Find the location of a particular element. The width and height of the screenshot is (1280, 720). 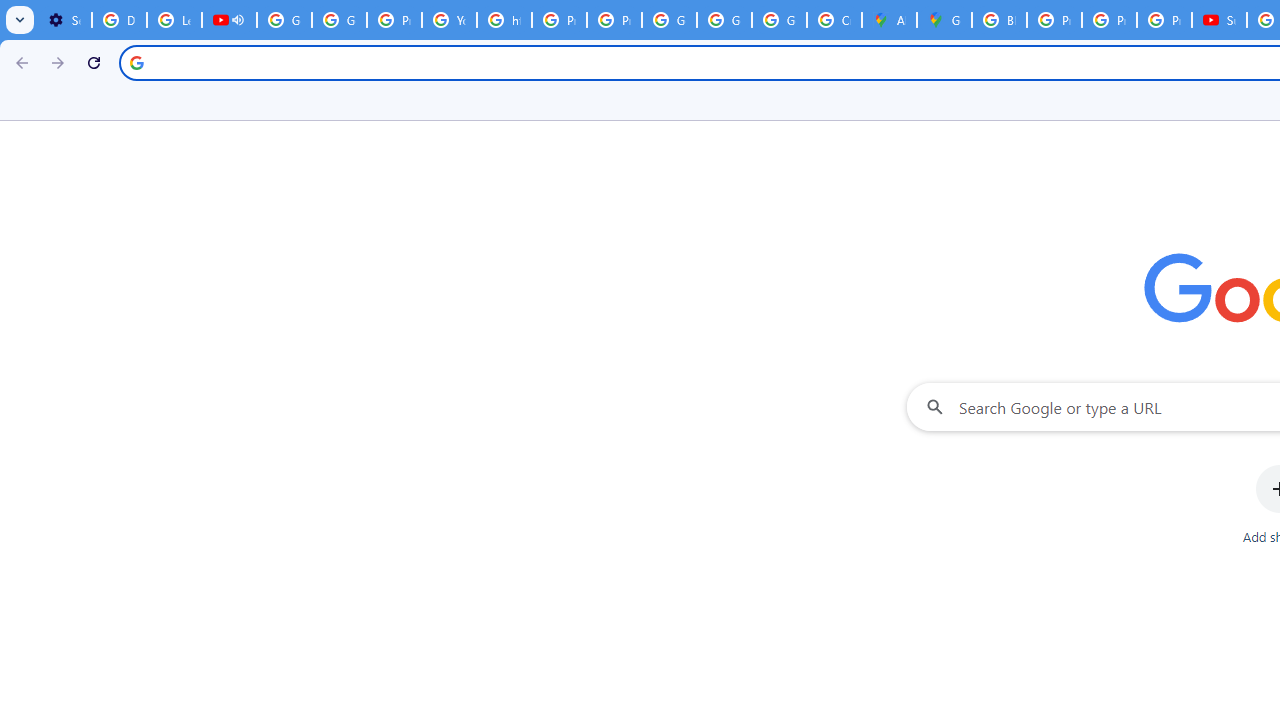

'Learn how to find your photos - Google Photos Help' is located at coordinates (174, 20).